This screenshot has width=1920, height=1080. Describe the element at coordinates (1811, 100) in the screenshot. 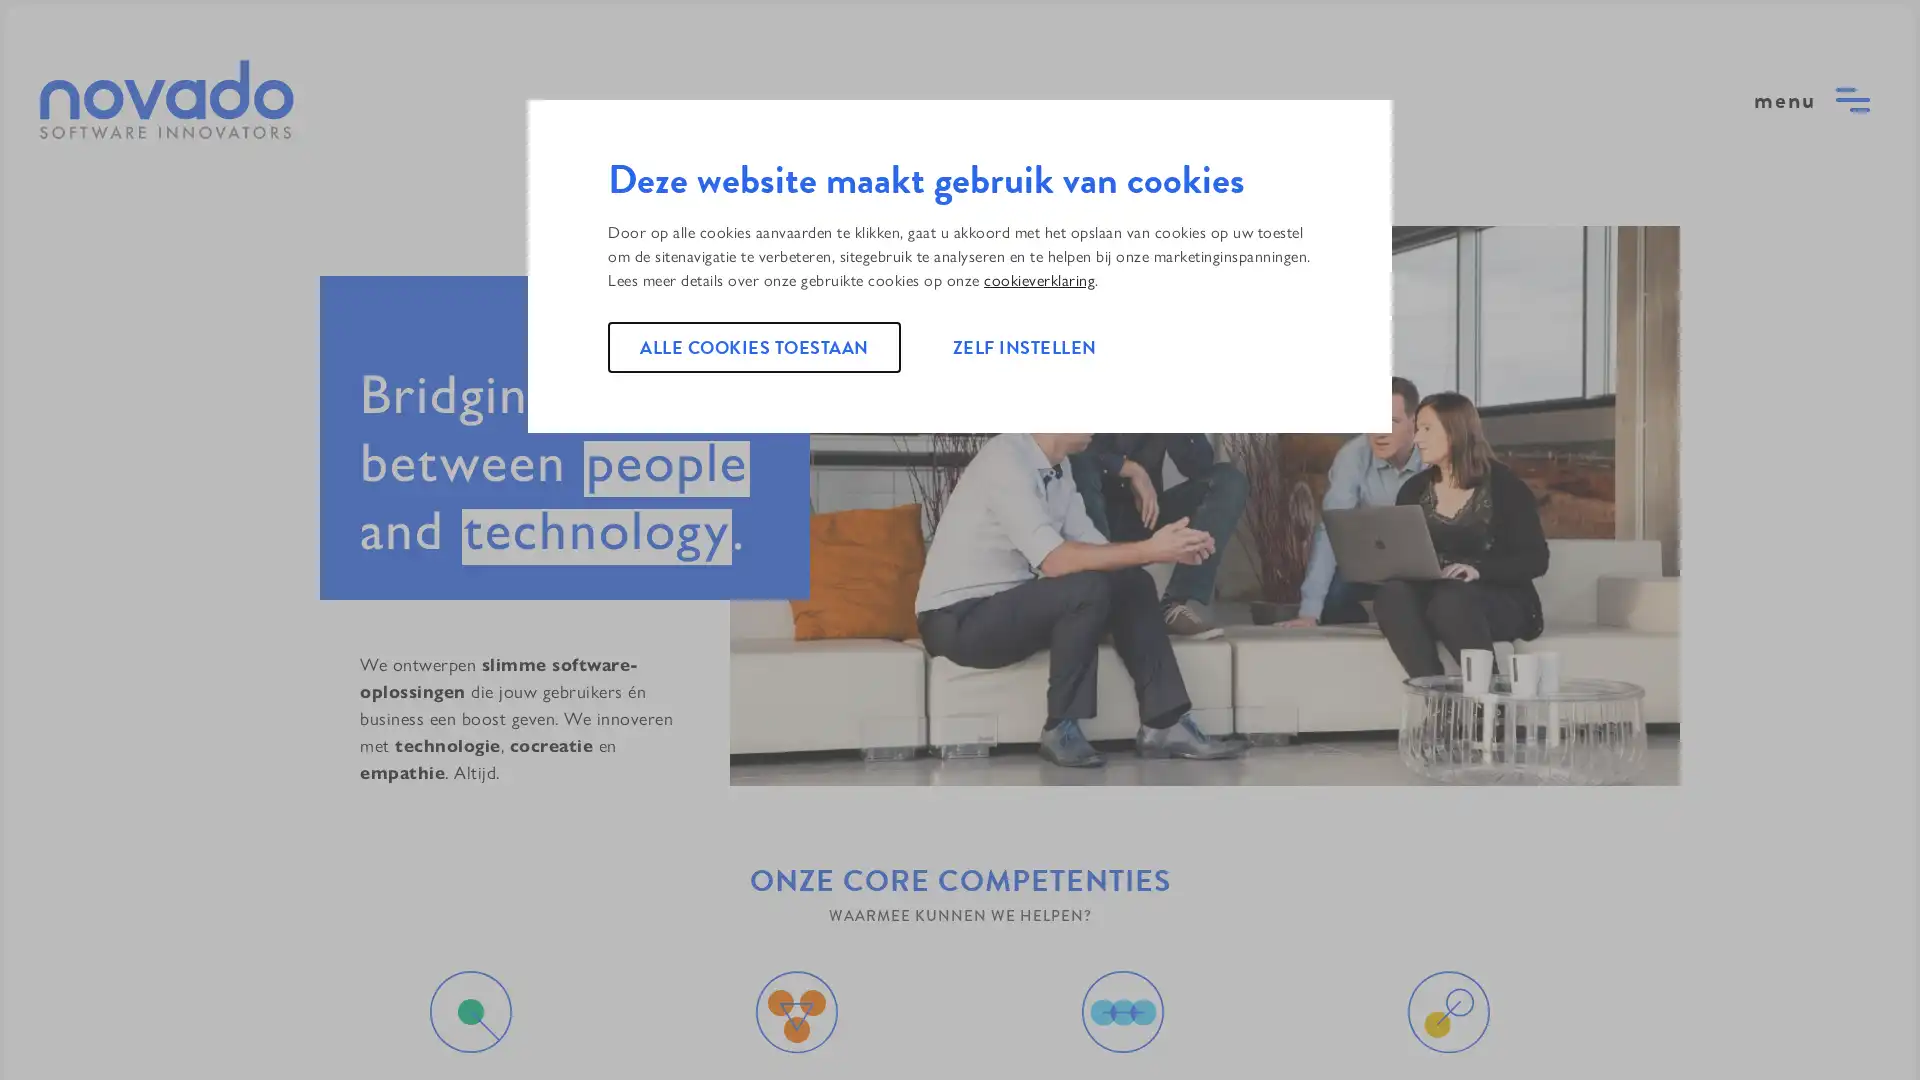

I see `open menu` at that location.